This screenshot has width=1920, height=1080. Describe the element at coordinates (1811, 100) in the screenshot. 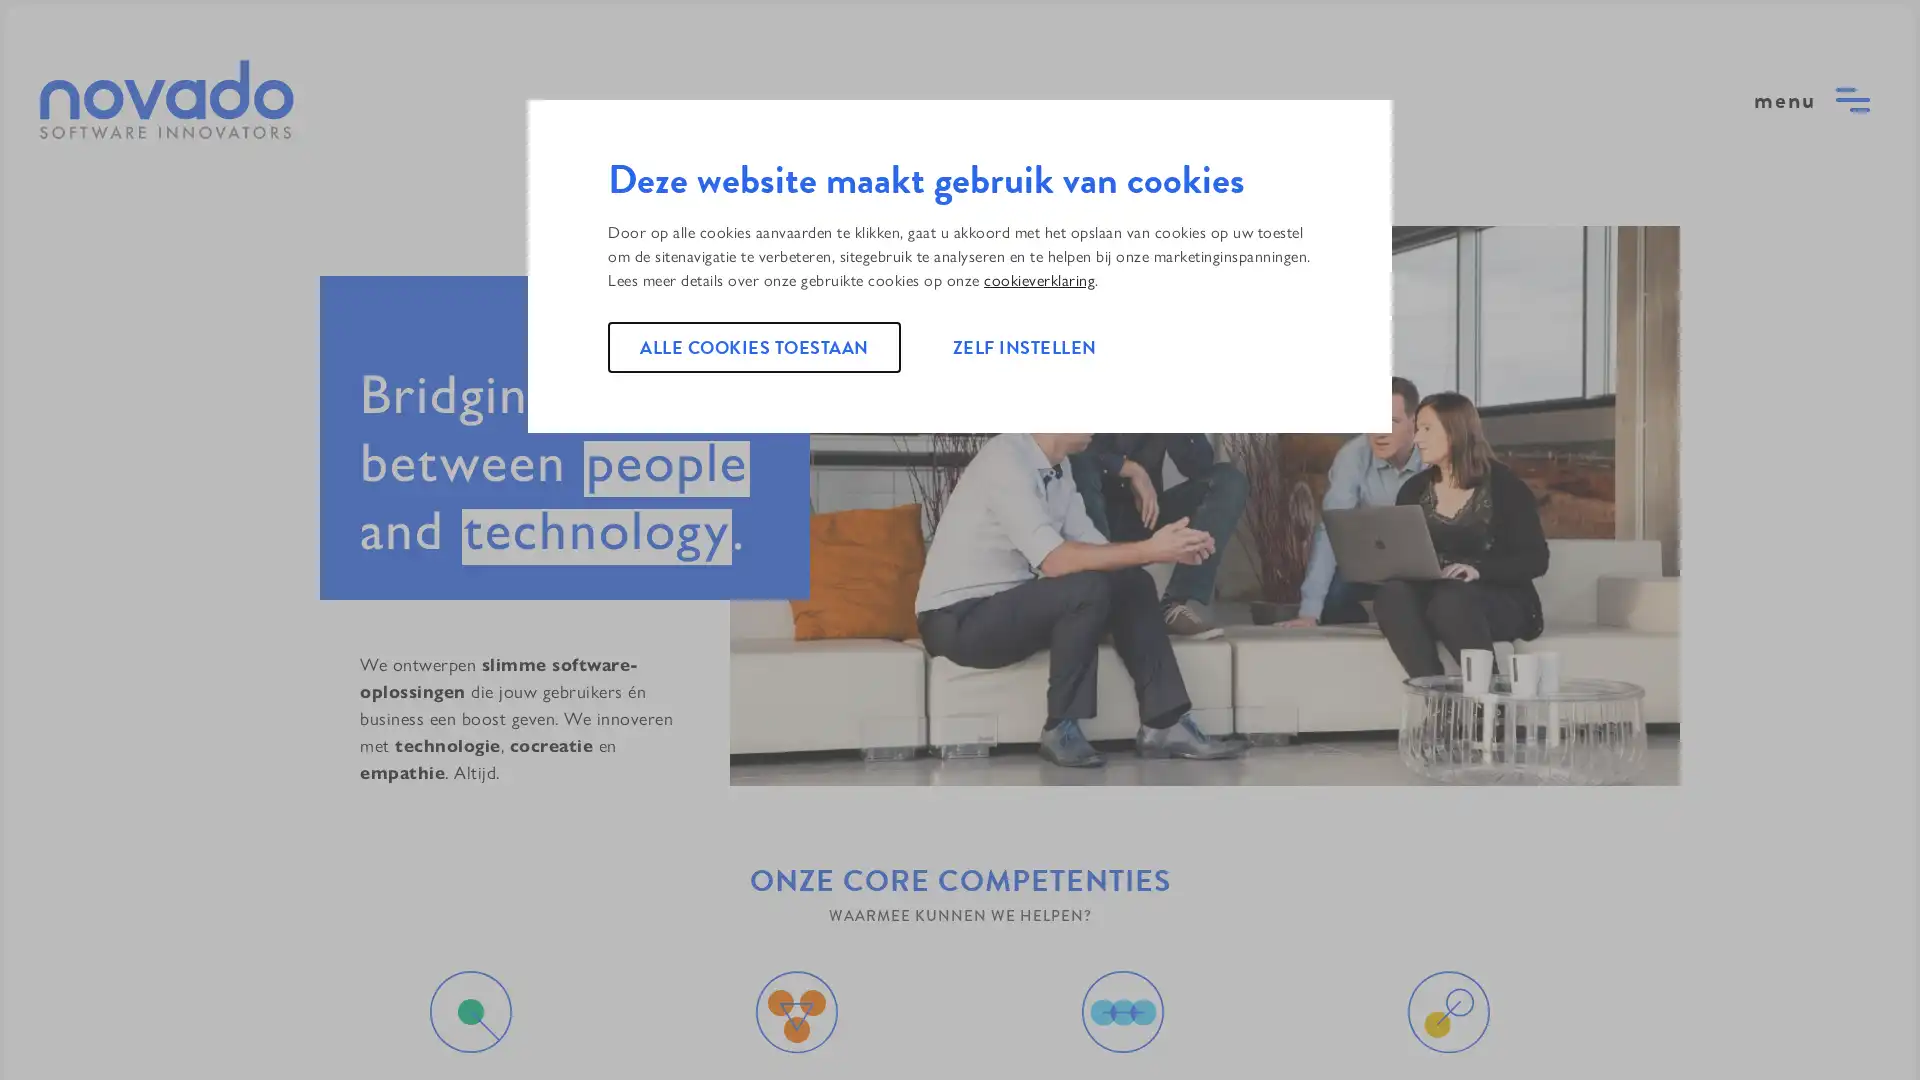

I see `open menu` at that location.